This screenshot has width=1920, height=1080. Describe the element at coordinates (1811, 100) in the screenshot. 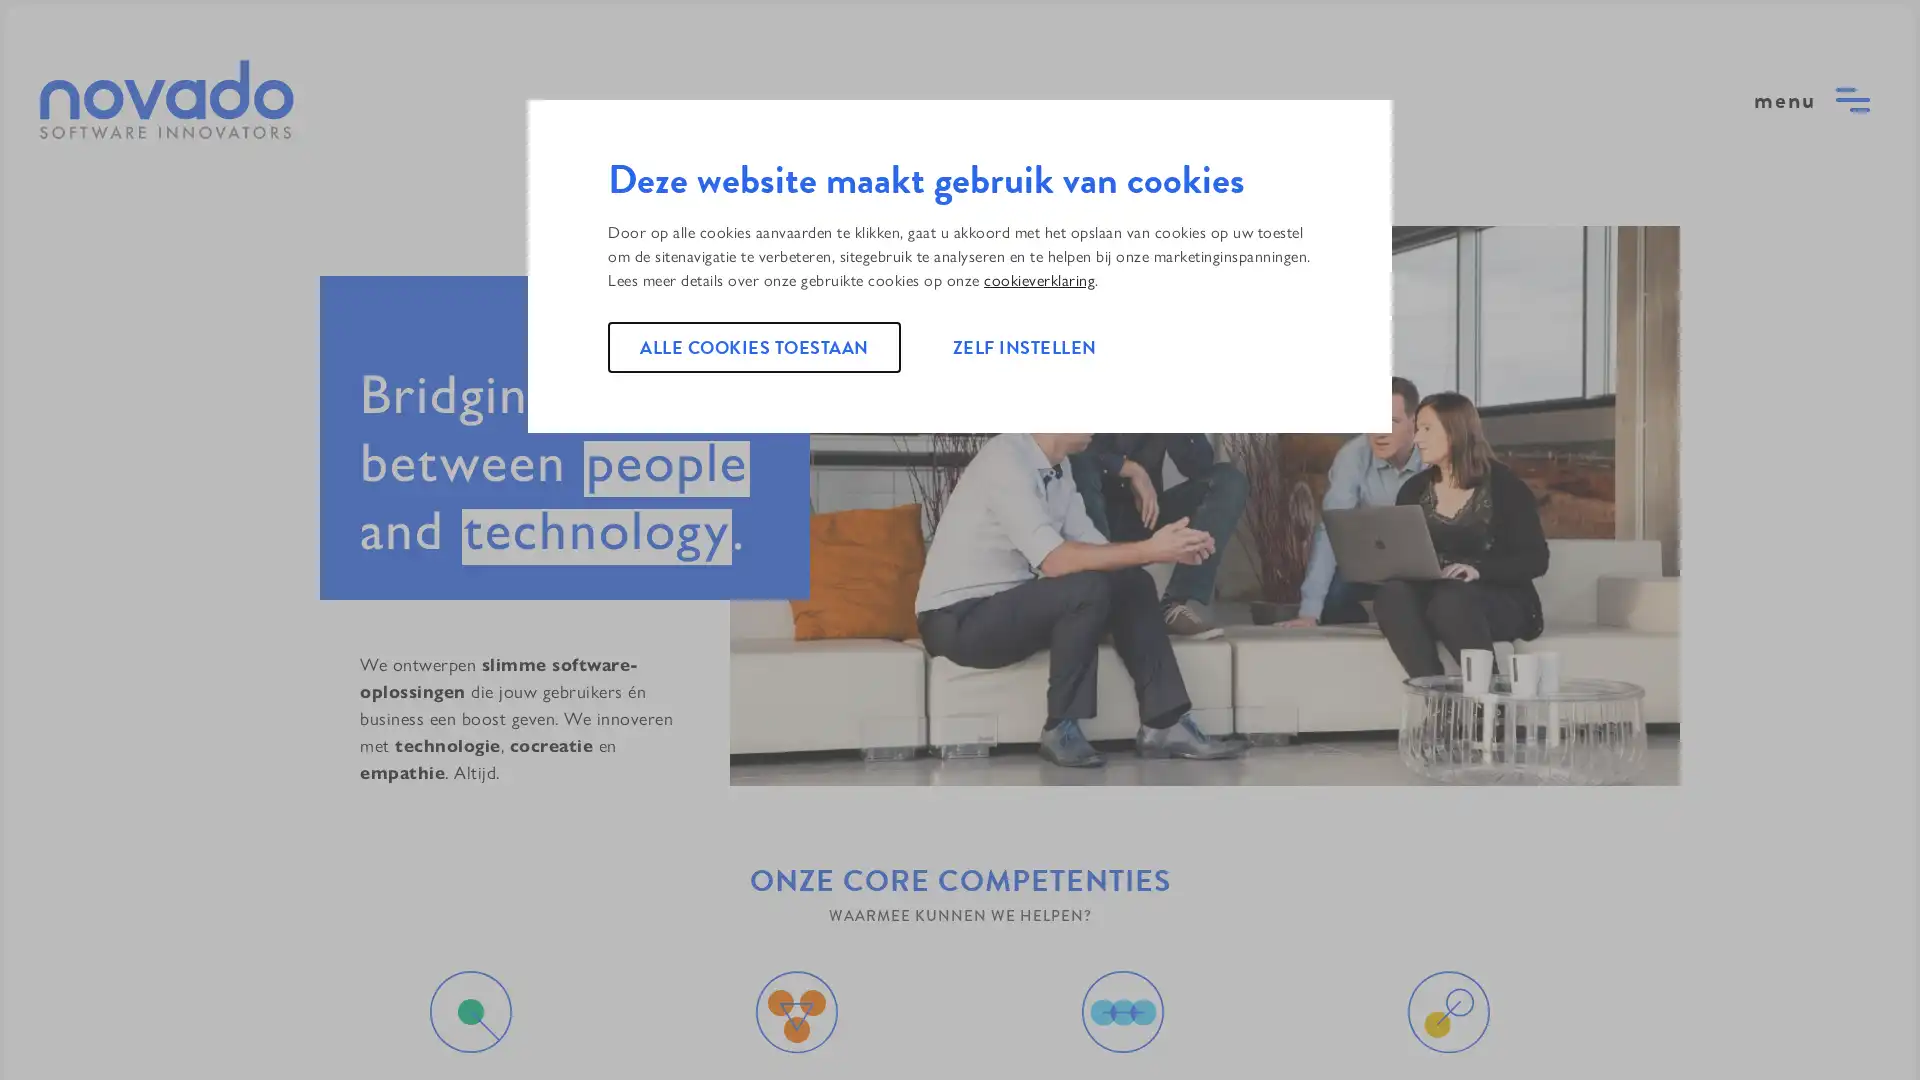

I see `open menu` at that location.